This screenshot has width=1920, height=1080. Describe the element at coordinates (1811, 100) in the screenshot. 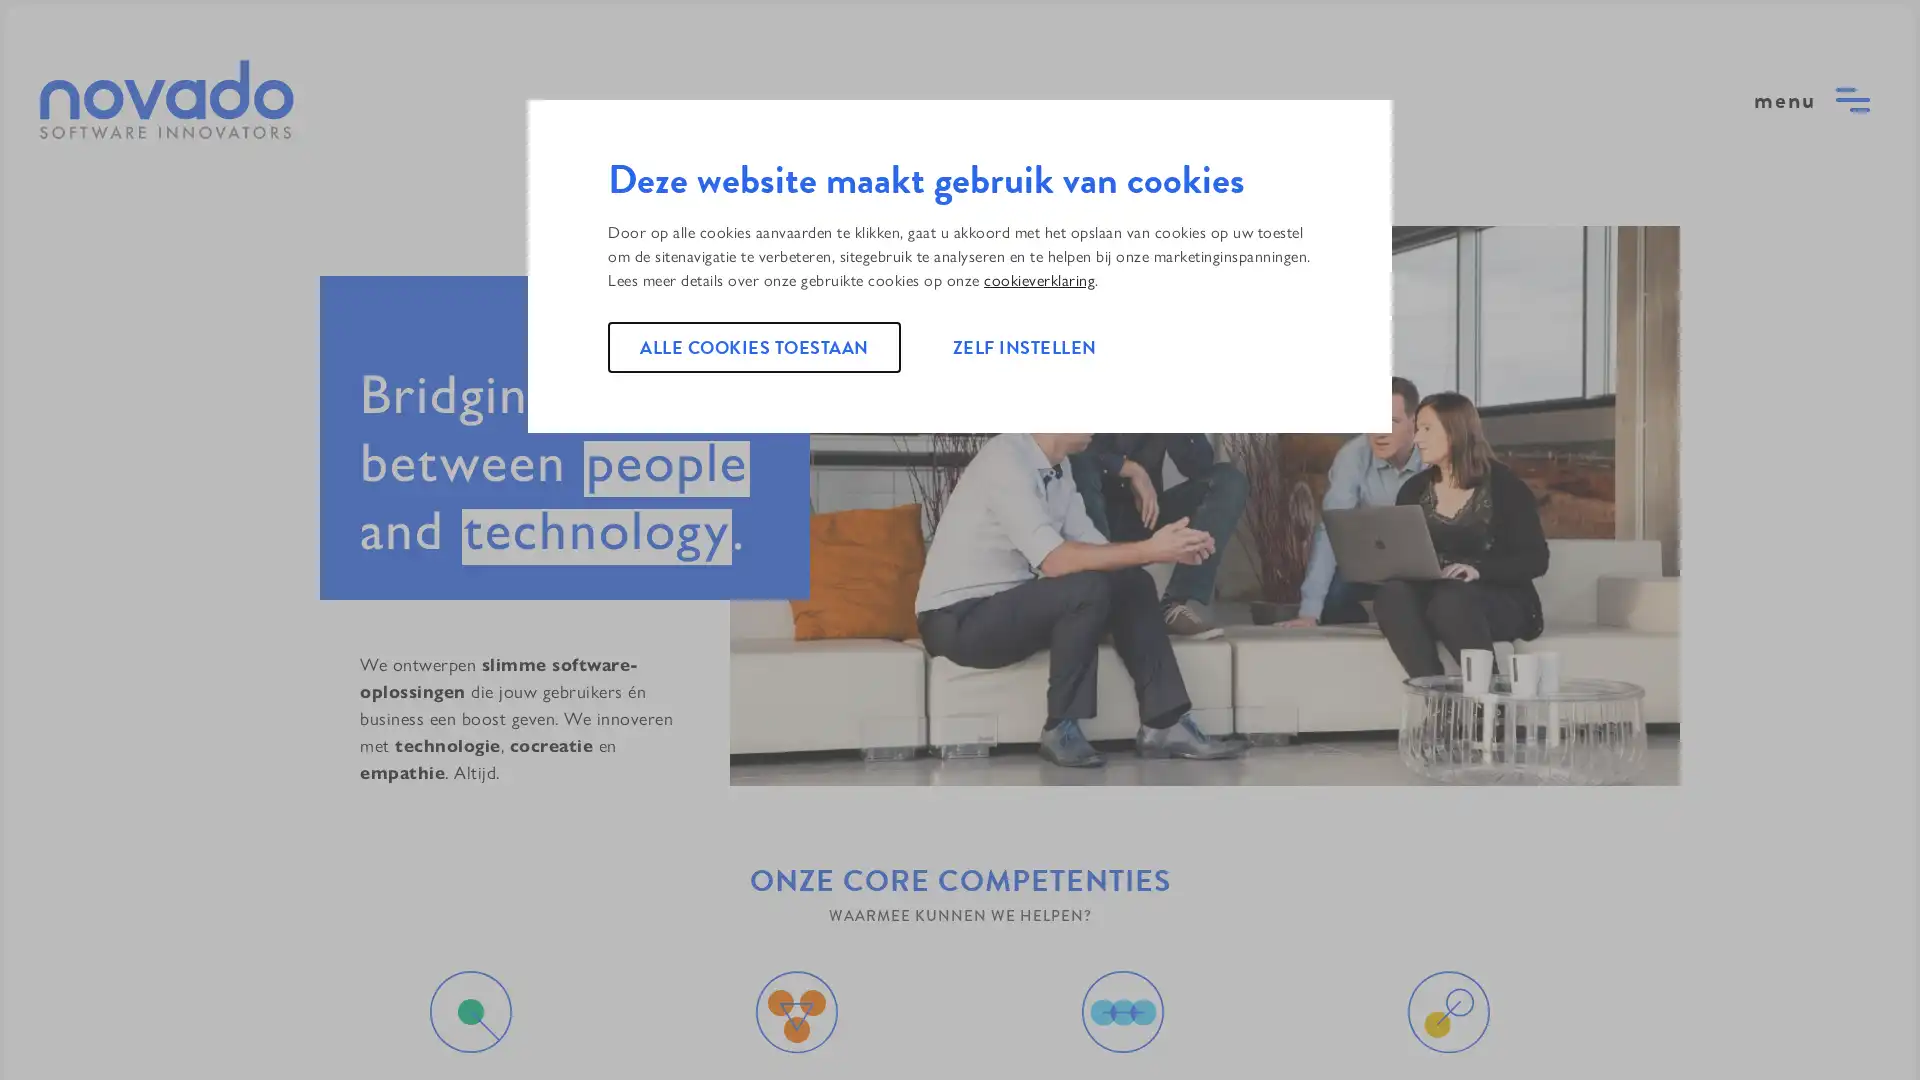

I see `open menu` at that location.